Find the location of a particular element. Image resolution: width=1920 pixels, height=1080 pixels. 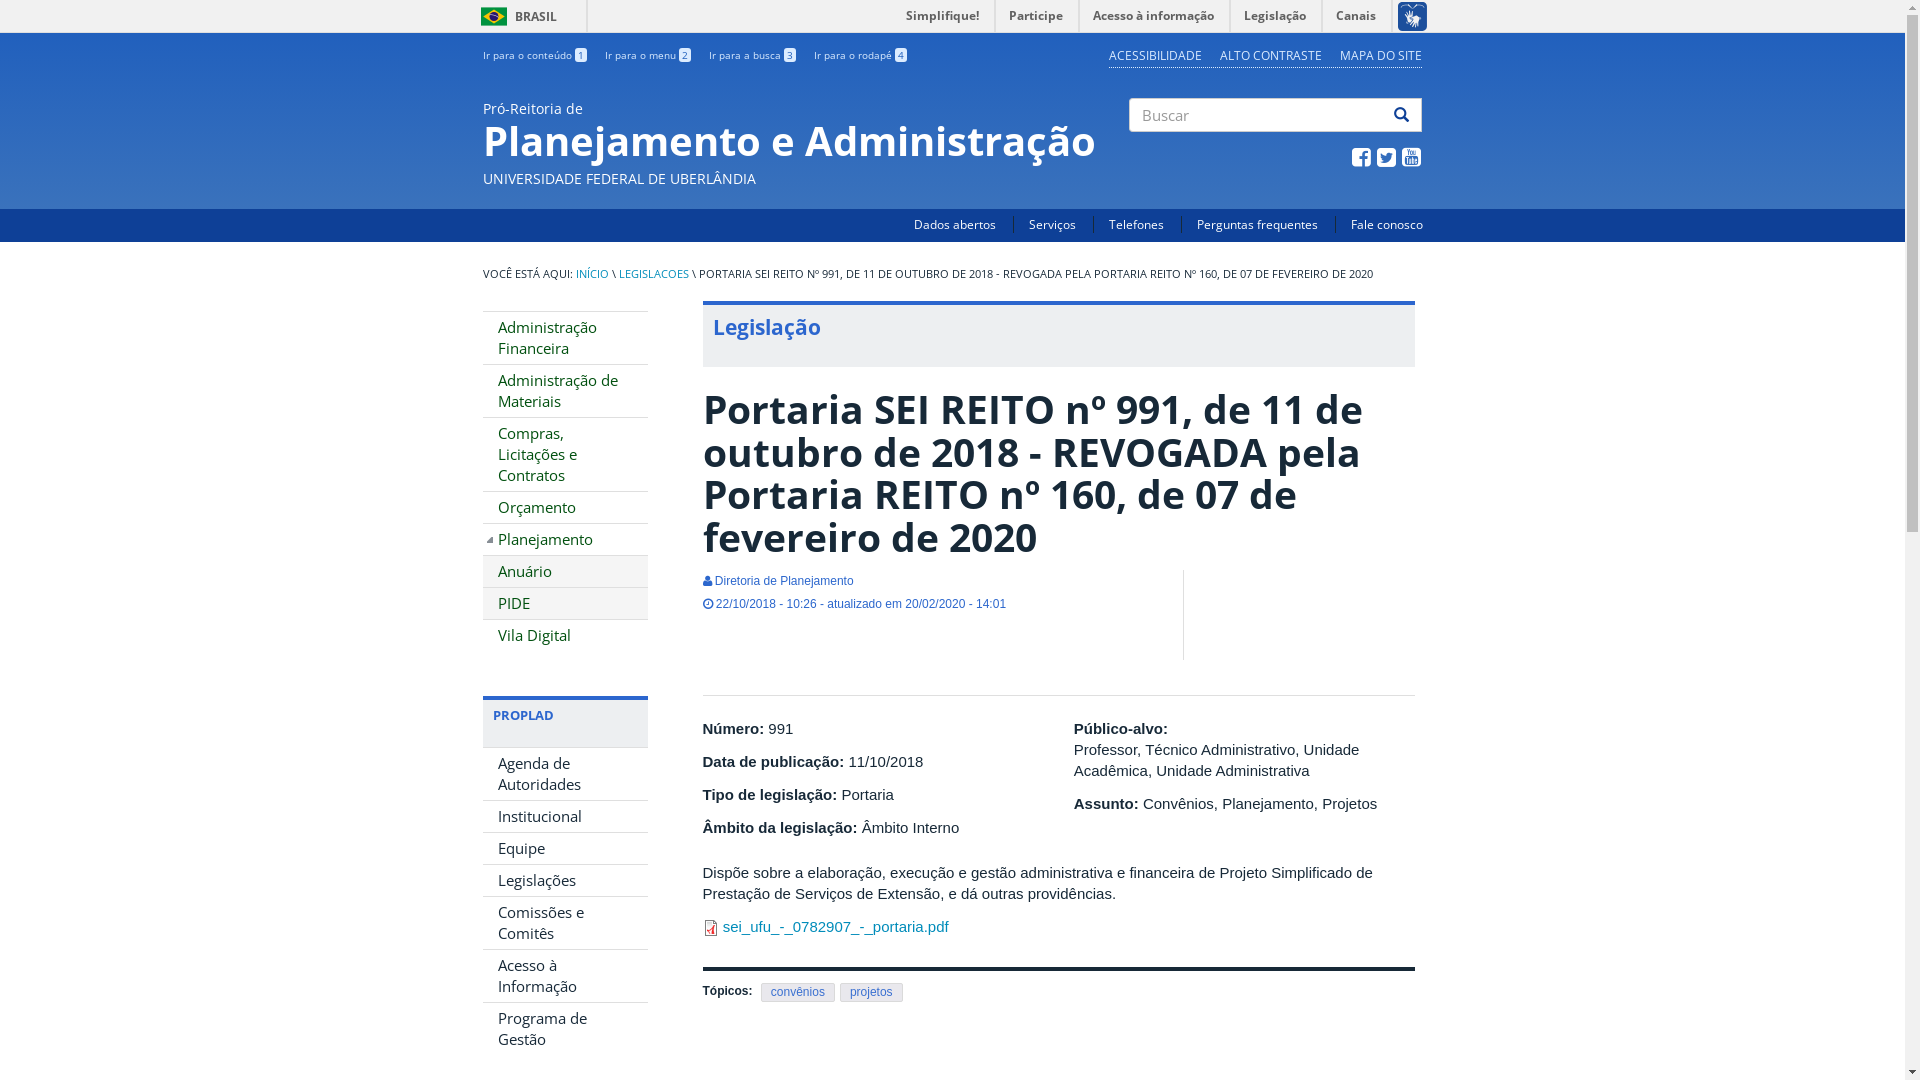

'Planejamento' is located at coordinates (481, 538).